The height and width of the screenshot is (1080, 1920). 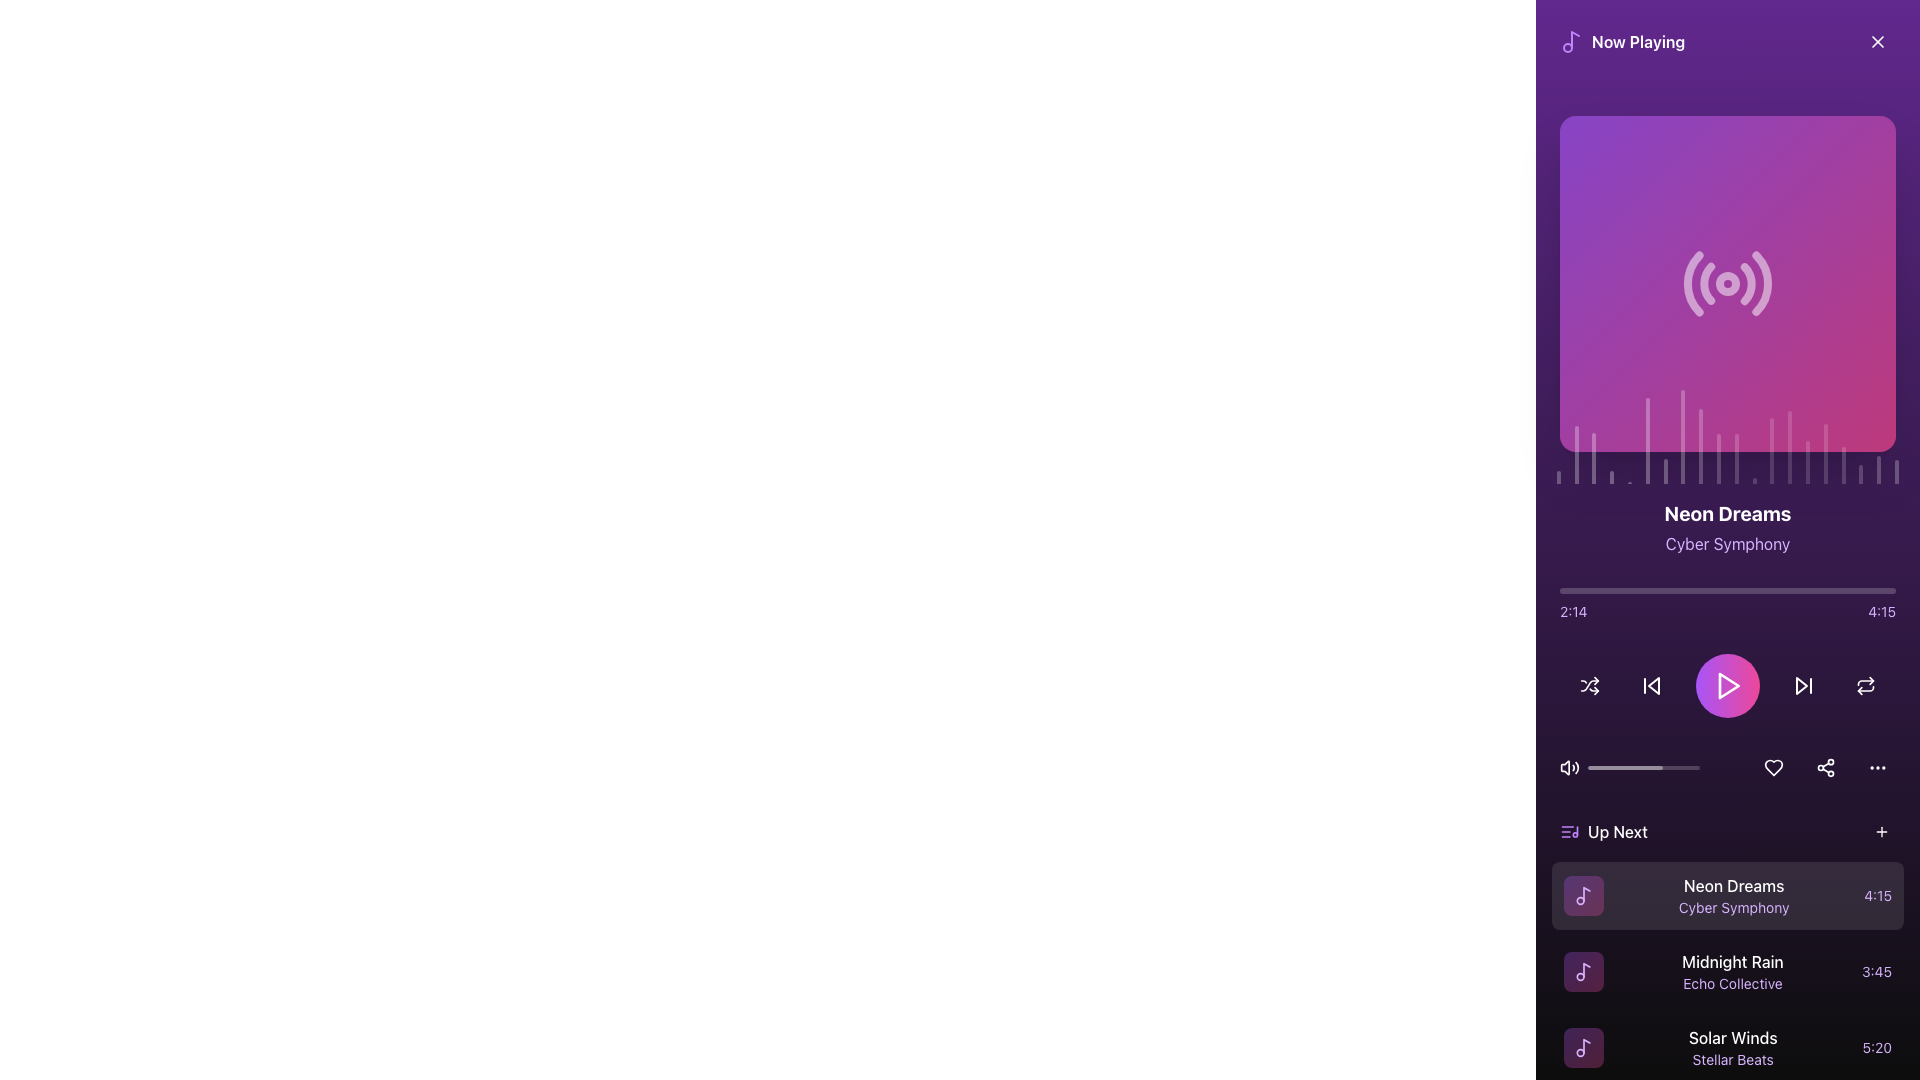 I want to click on the twelfth Decorative visualizer bar, which is a thin vertical bar with a light appearance and rounded top edges, animated with a pulsing effect, located below the central content of the media player UI, so click(x=1735, y=459).